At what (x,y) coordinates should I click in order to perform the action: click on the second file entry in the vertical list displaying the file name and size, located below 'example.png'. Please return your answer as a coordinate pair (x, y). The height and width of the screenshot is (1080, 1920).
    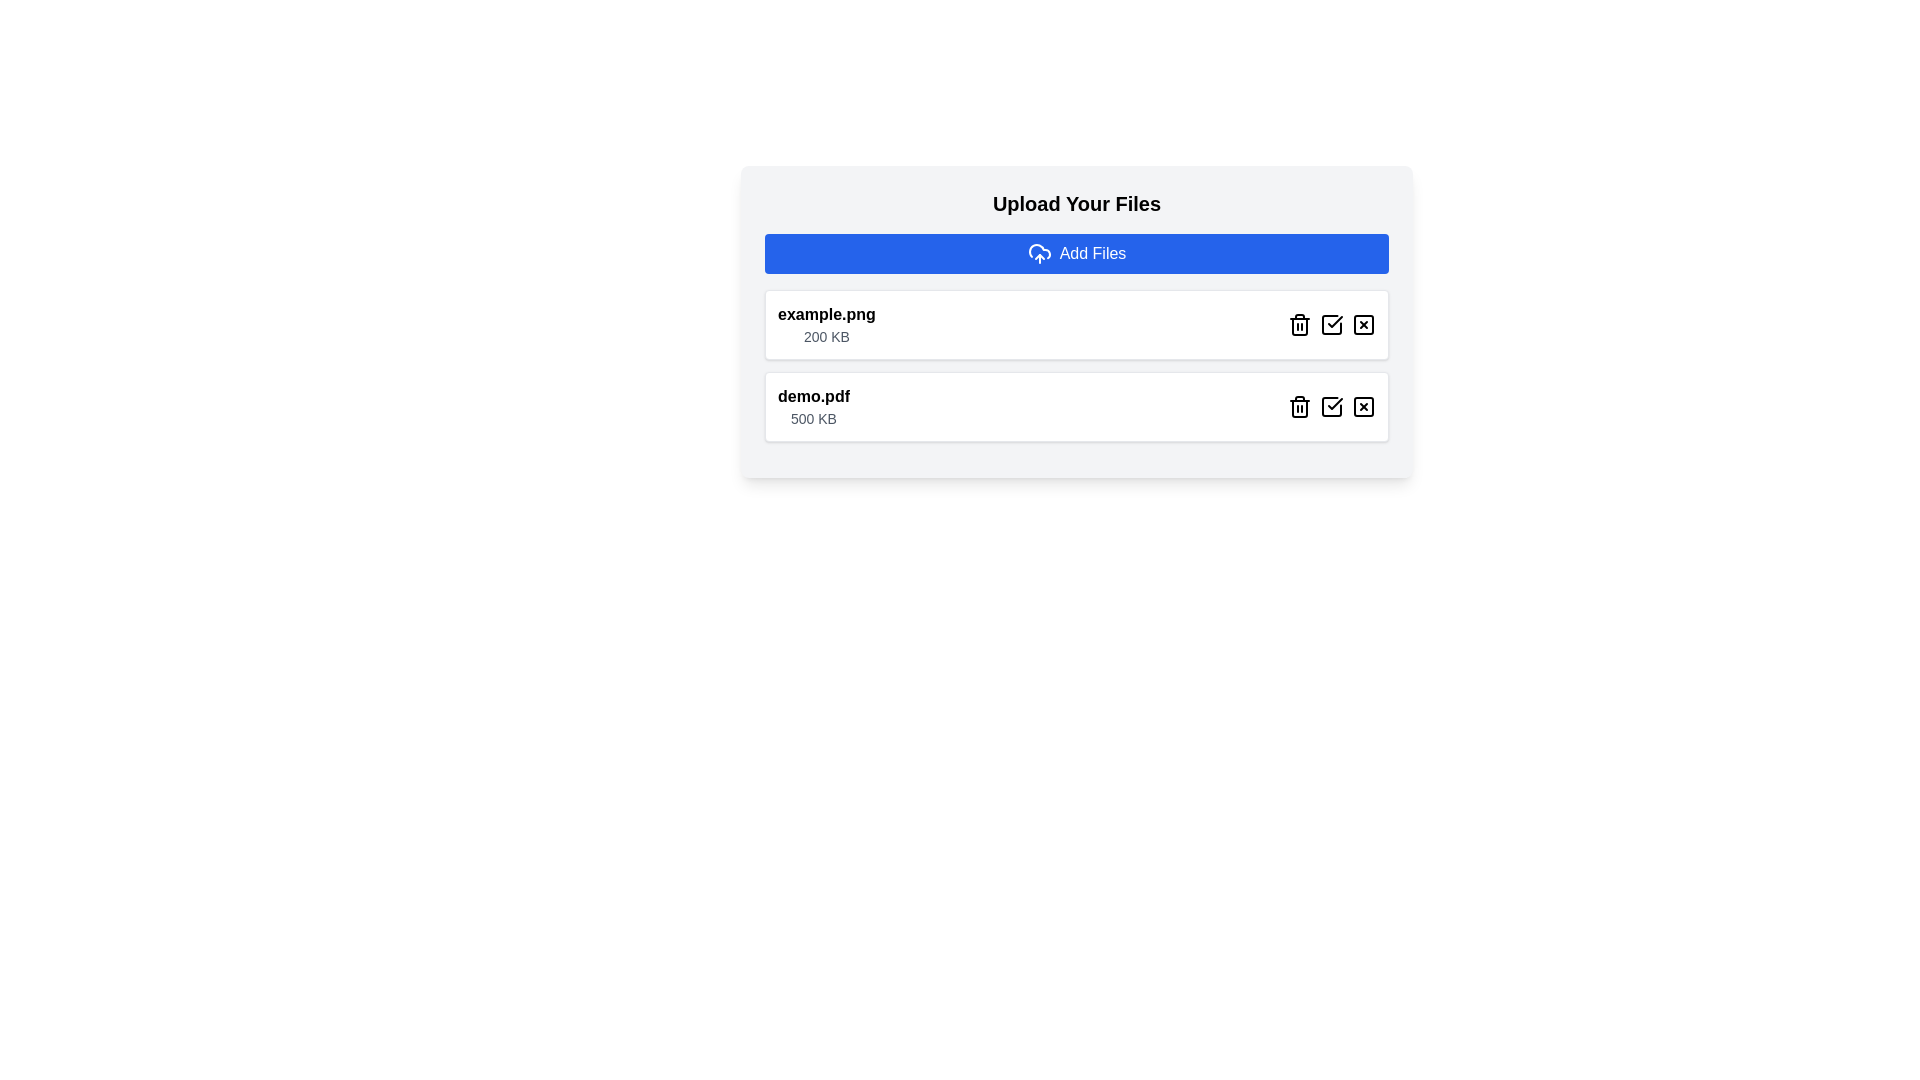
    Looking at the image, I should click on (814, 406).